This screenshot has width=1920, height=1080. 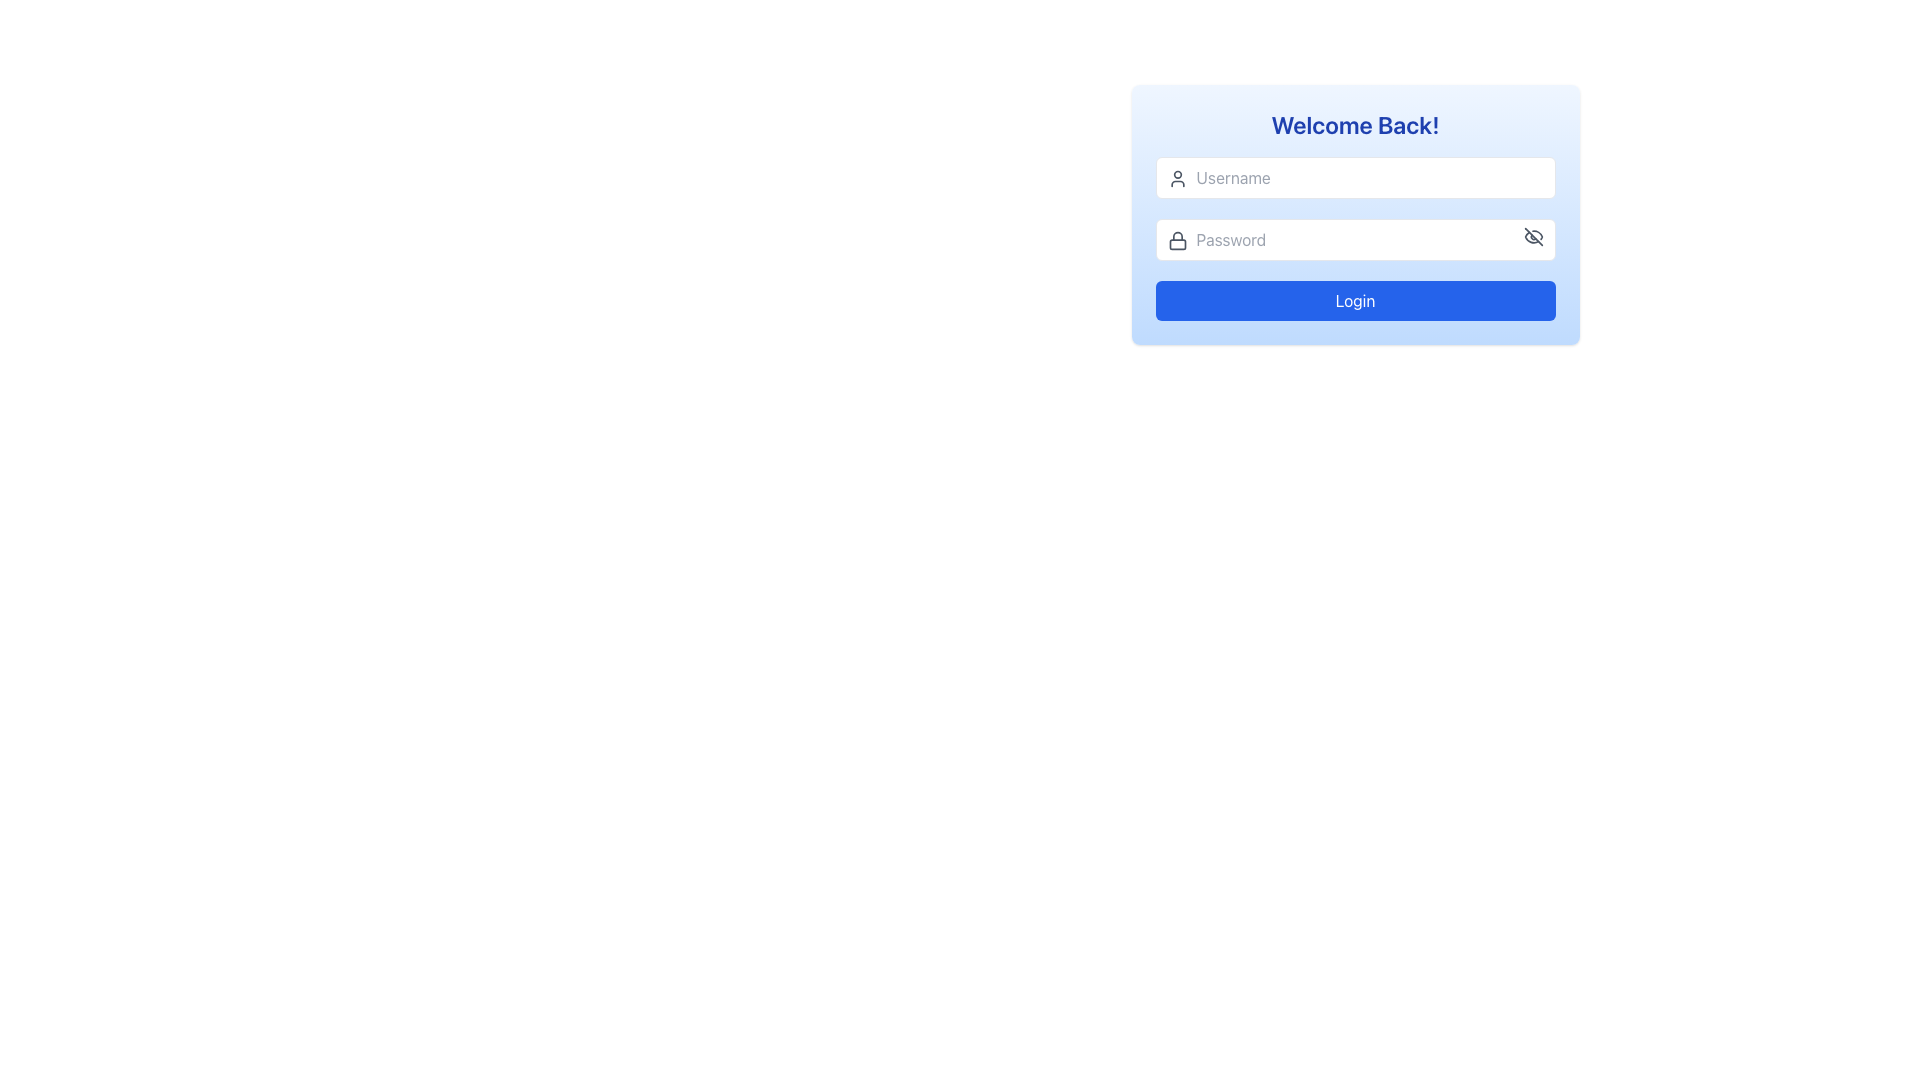 I want to click on the submission button located at the bottom of the login form, so click(x=1355, y=300).